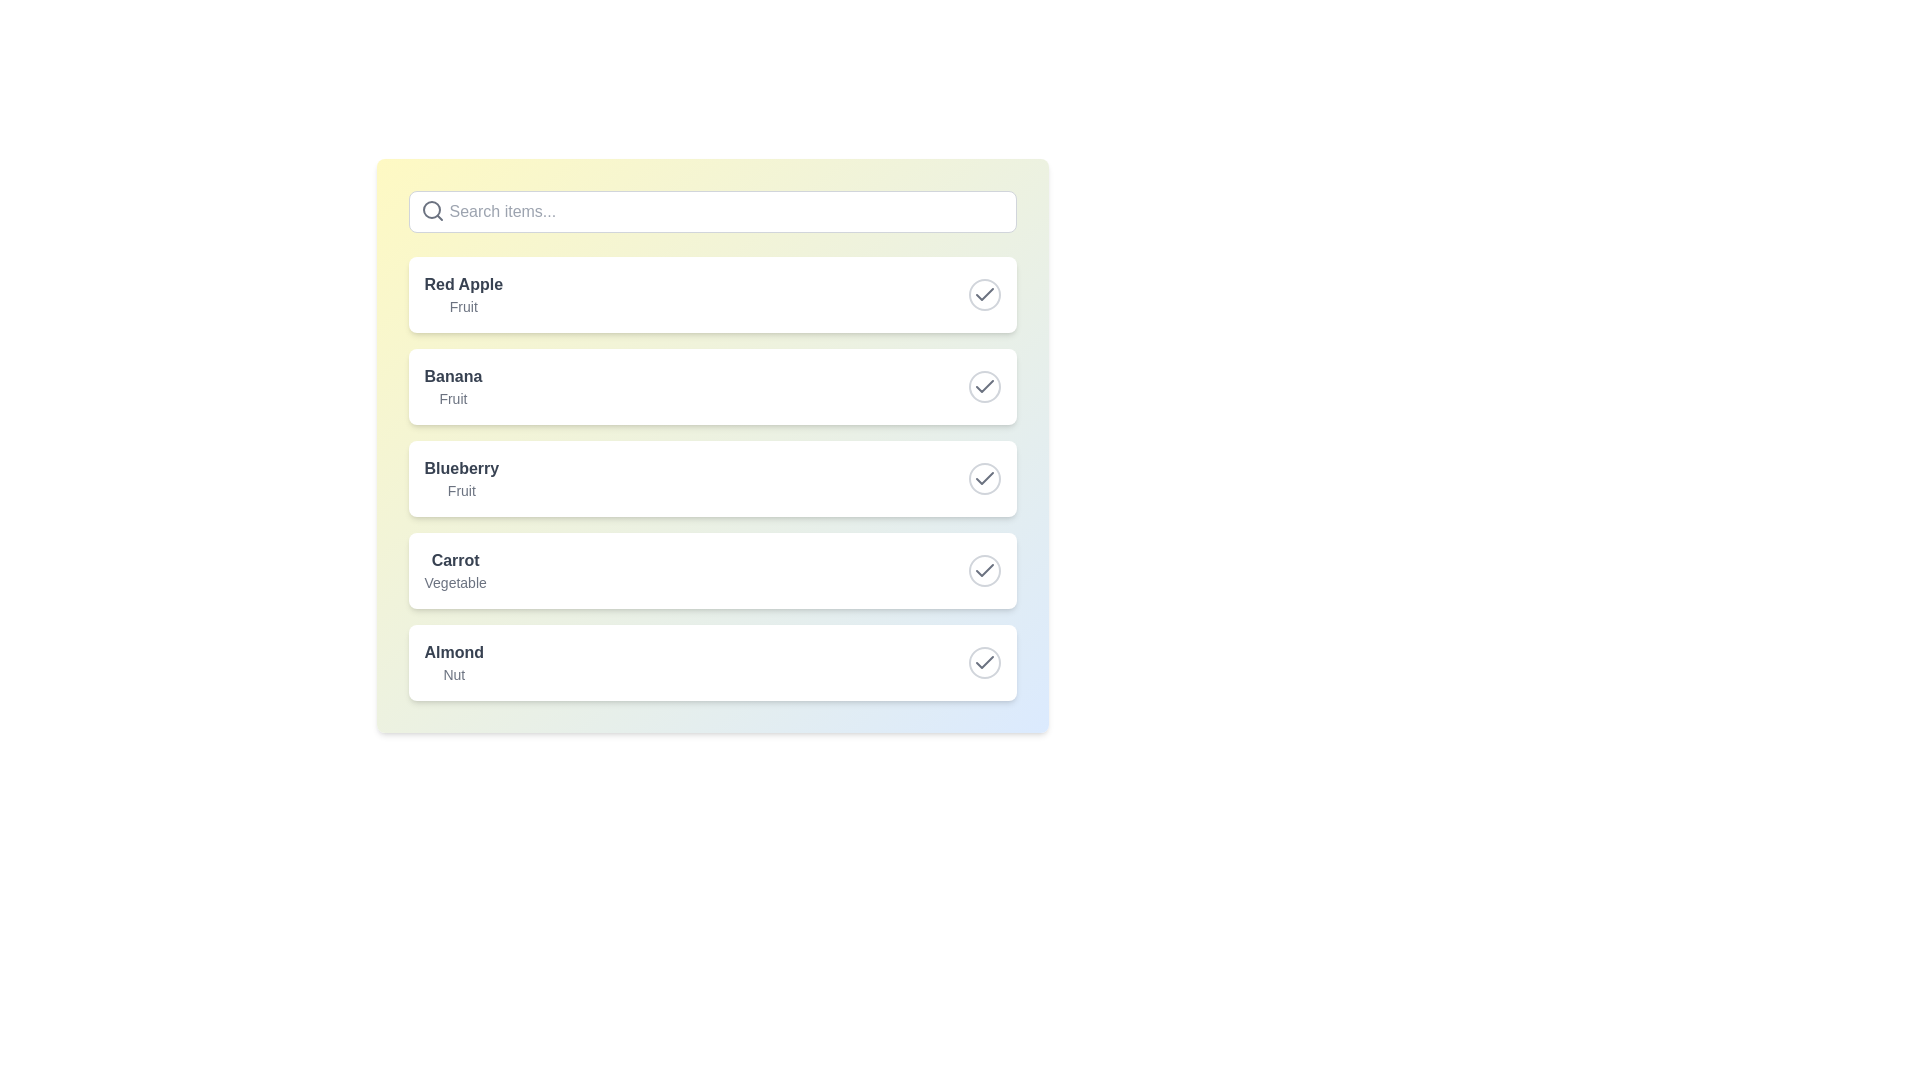 This screenshot has height=1080, width=1920. Describe the element at coordinates (452, 386) in the screenshot. I see `the text label indicating 'Banana' as the name and 'Fruit' as the category, which is located in the second row of the vertically stacked list` at that location.